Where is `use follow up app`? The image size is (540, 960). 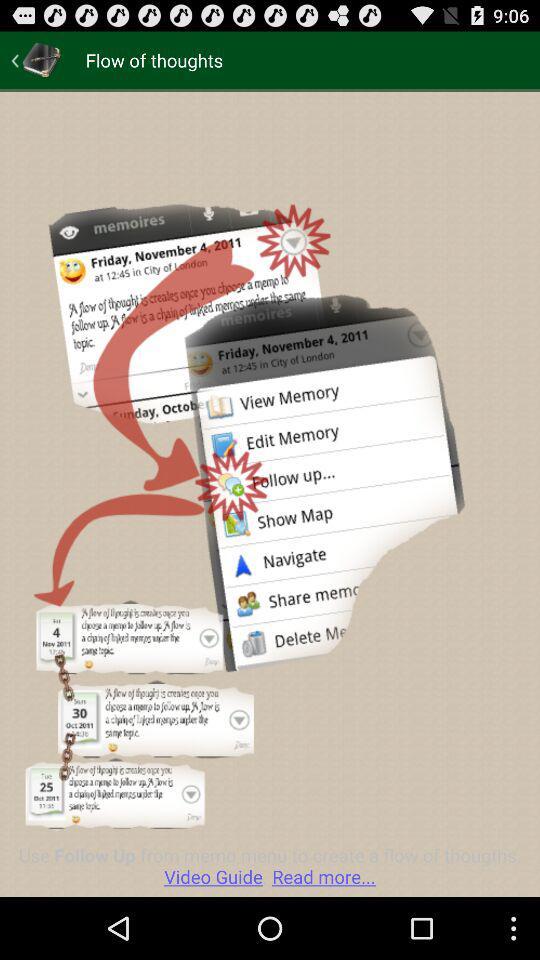 use follow up app is located at coordinates (270, 865).